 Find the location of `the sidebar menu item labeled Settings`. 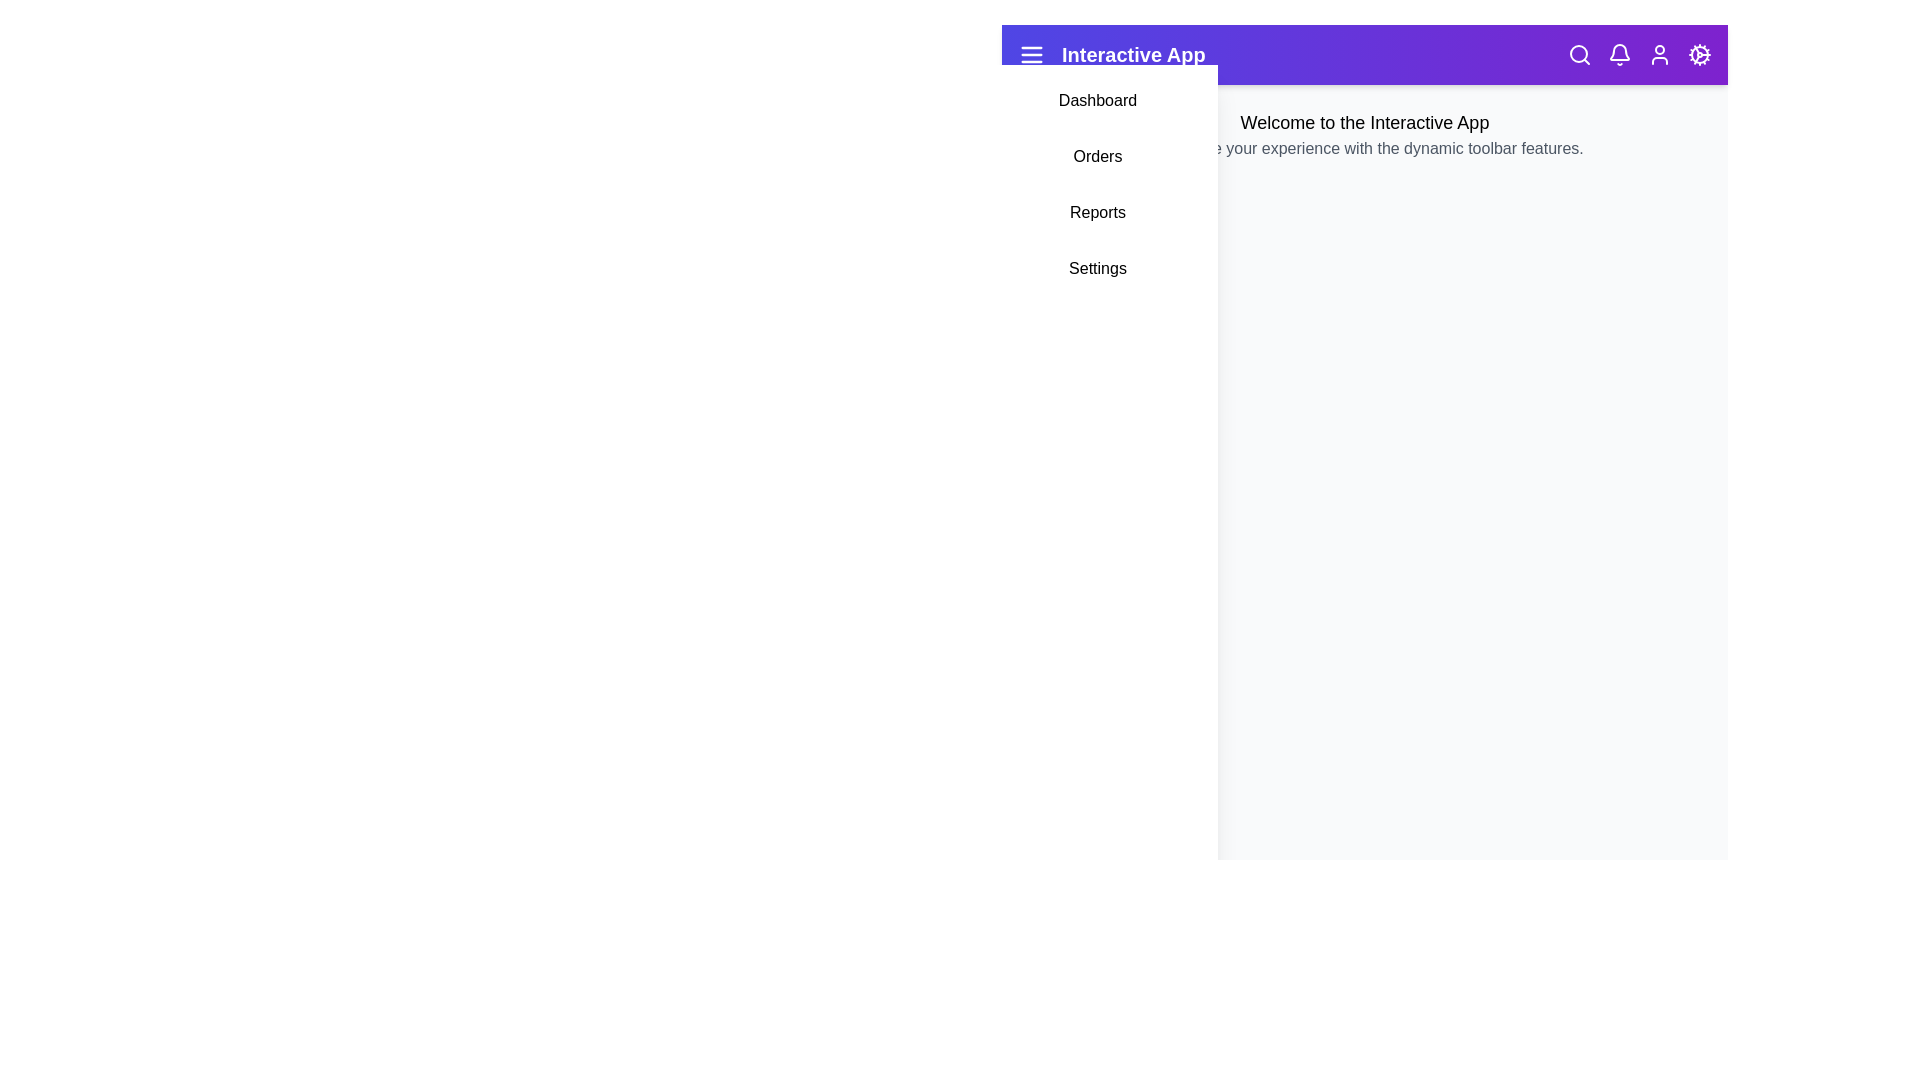

the sidebar menu item labeled Settings is located at coordinates (1097, 268).